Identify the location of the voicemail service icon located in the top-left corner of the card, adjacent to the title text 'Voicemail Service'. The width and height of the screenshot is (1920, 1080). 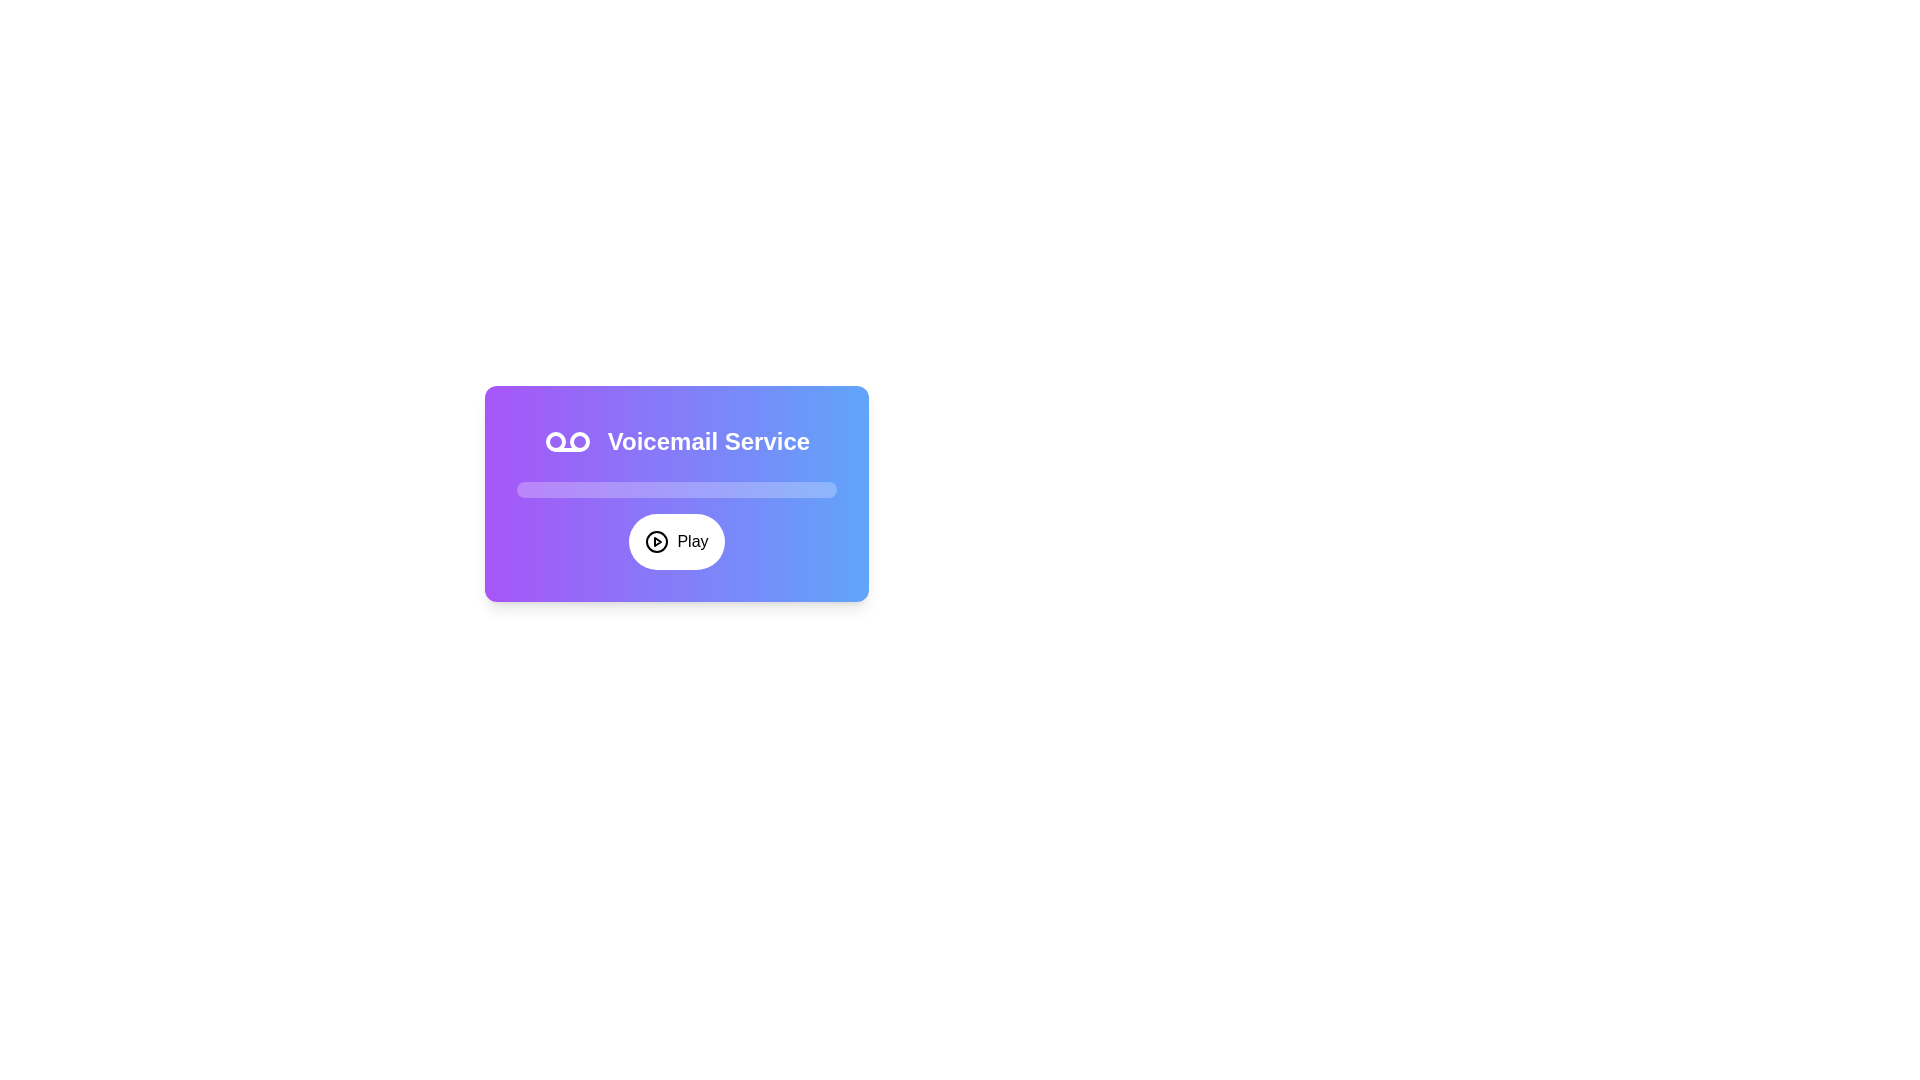
(566, 441).